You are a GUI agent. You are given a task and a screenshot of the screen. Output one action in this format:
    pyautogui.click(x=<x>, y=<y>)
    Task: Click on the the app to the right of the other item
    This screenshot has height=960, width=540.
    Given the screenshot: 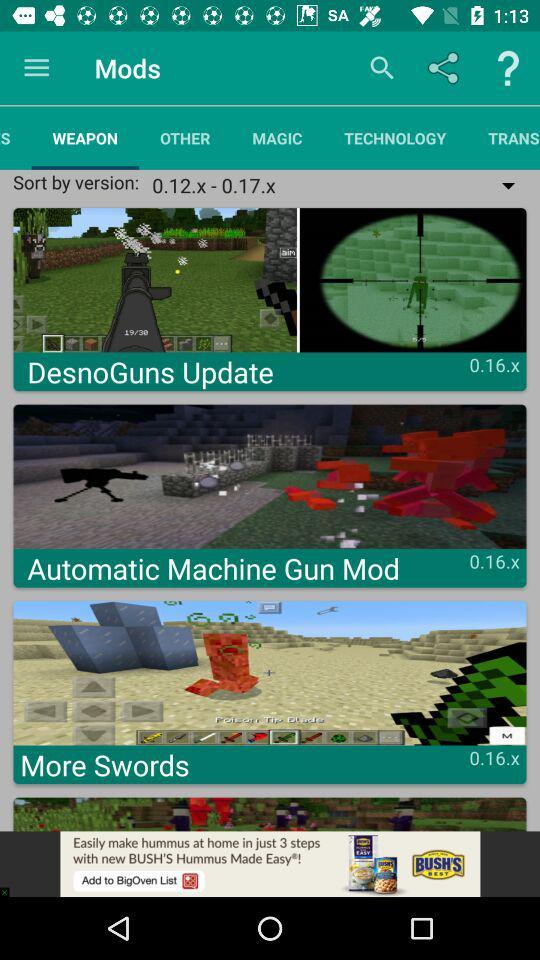 What is the action you would take?
    pyautogui.click(x=276, y=137)
    